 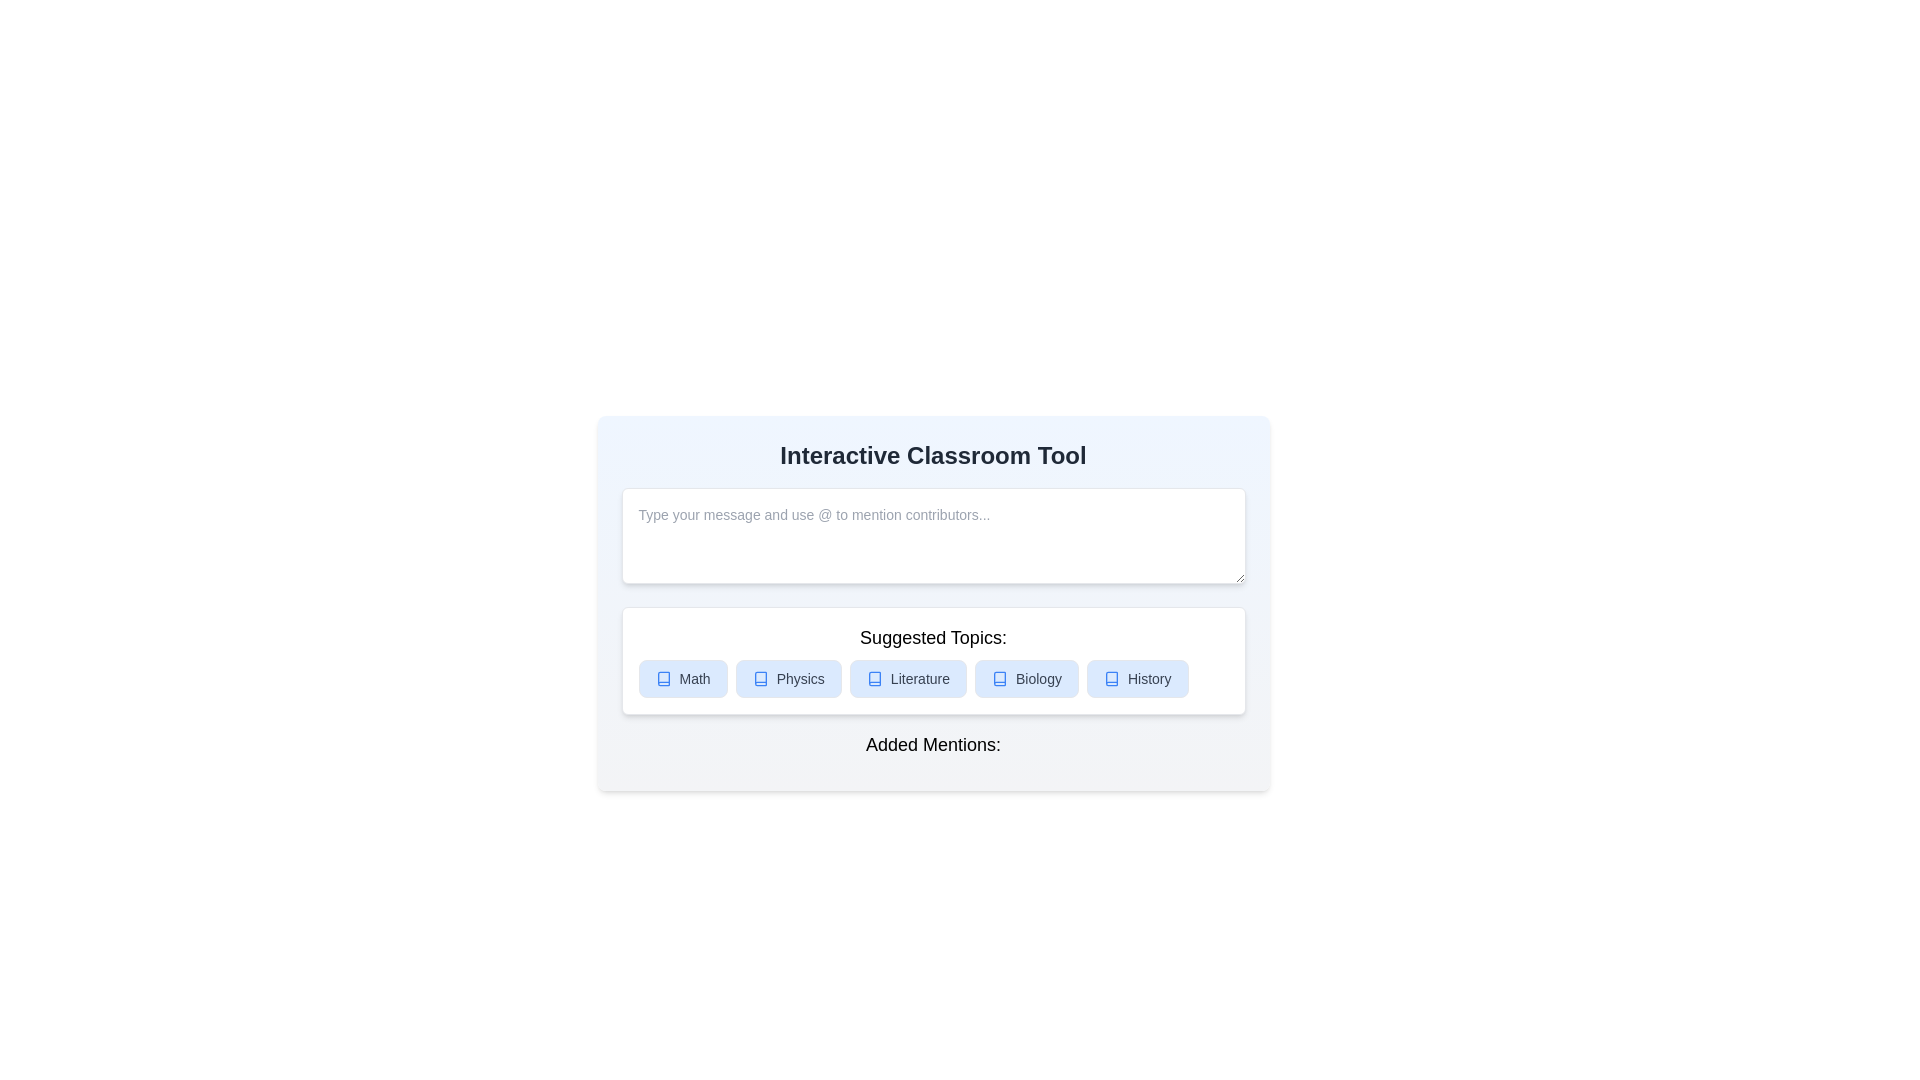 I want to click on a tag within the Informational Card displayed below the input field and above 'Added Mentions:' in the 'Interactive Classroom Tool', so click(x=932, y=660).